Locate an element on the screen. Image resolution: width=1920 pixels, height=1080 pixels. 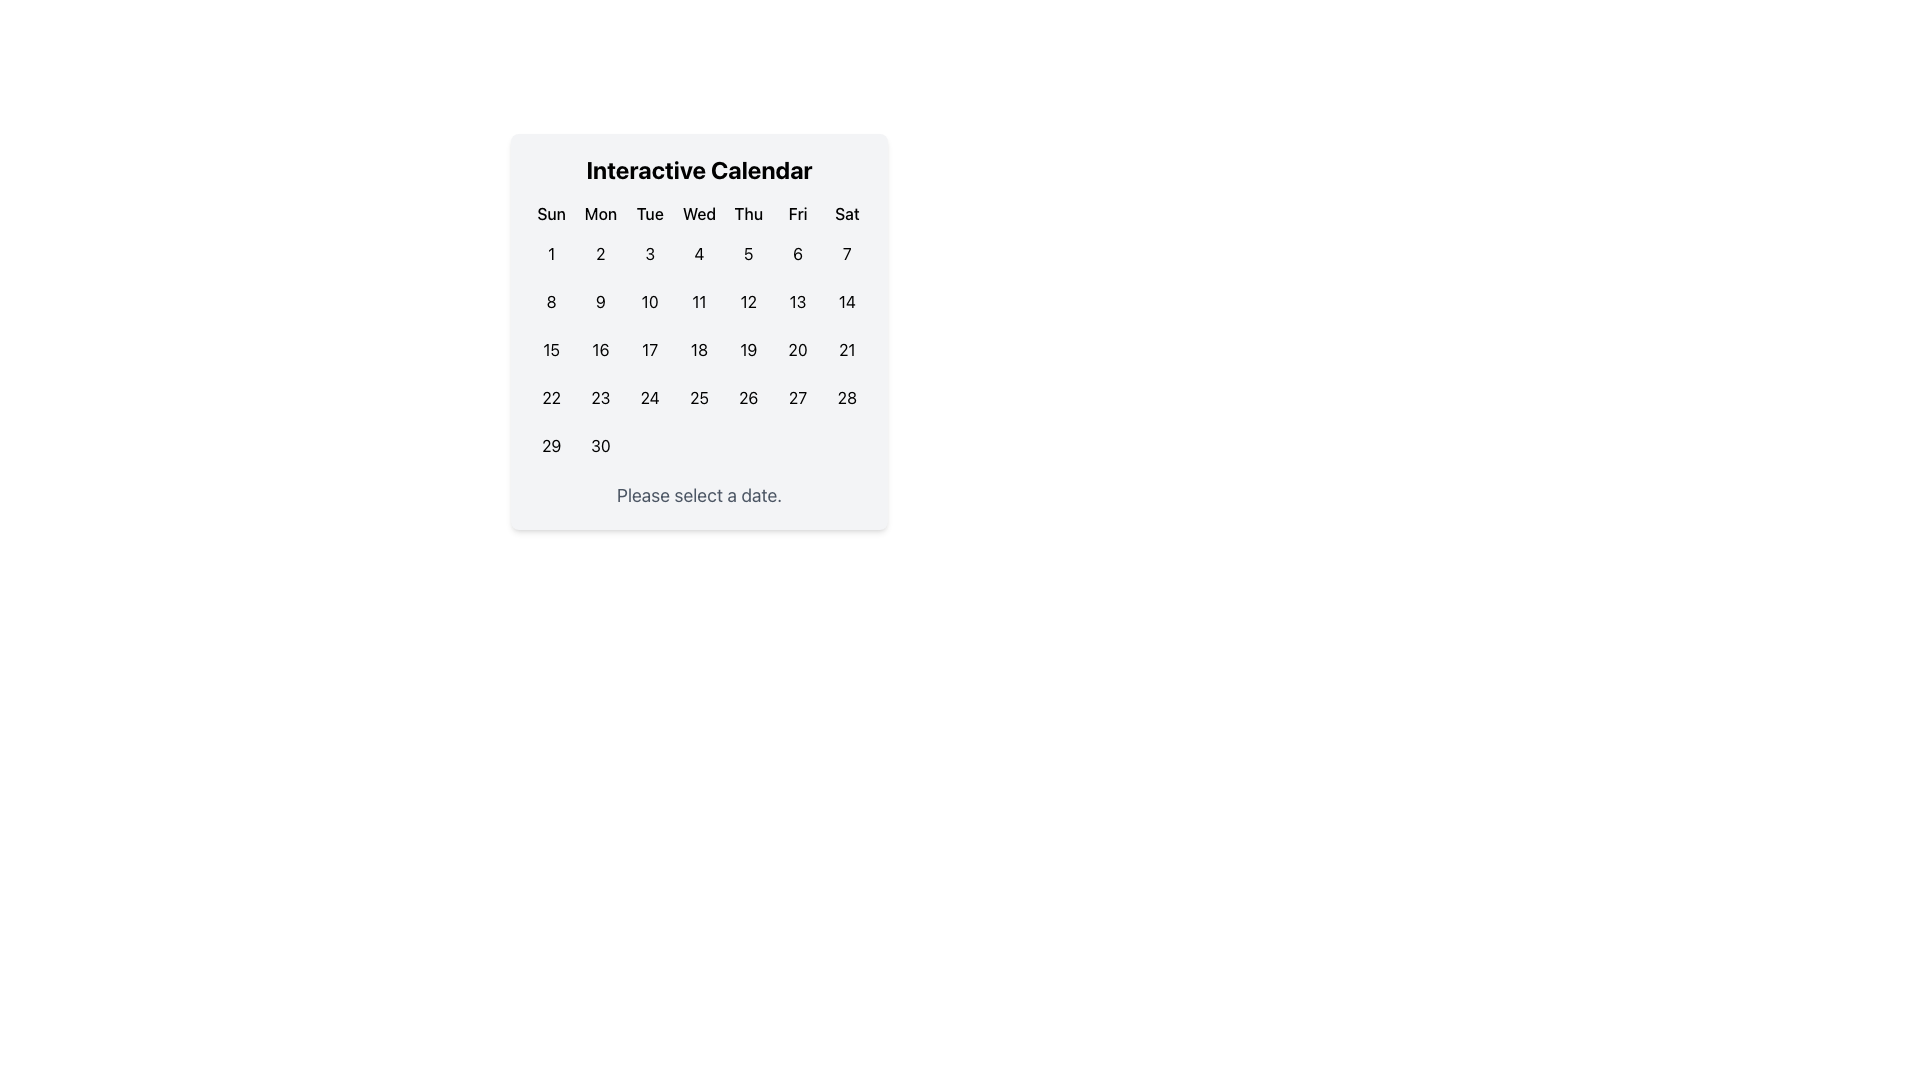
the interactive date element displaying the number '29' in the calendar grid to observe the color change of the background to blue and the text to white is located at coordinates (551, 445).